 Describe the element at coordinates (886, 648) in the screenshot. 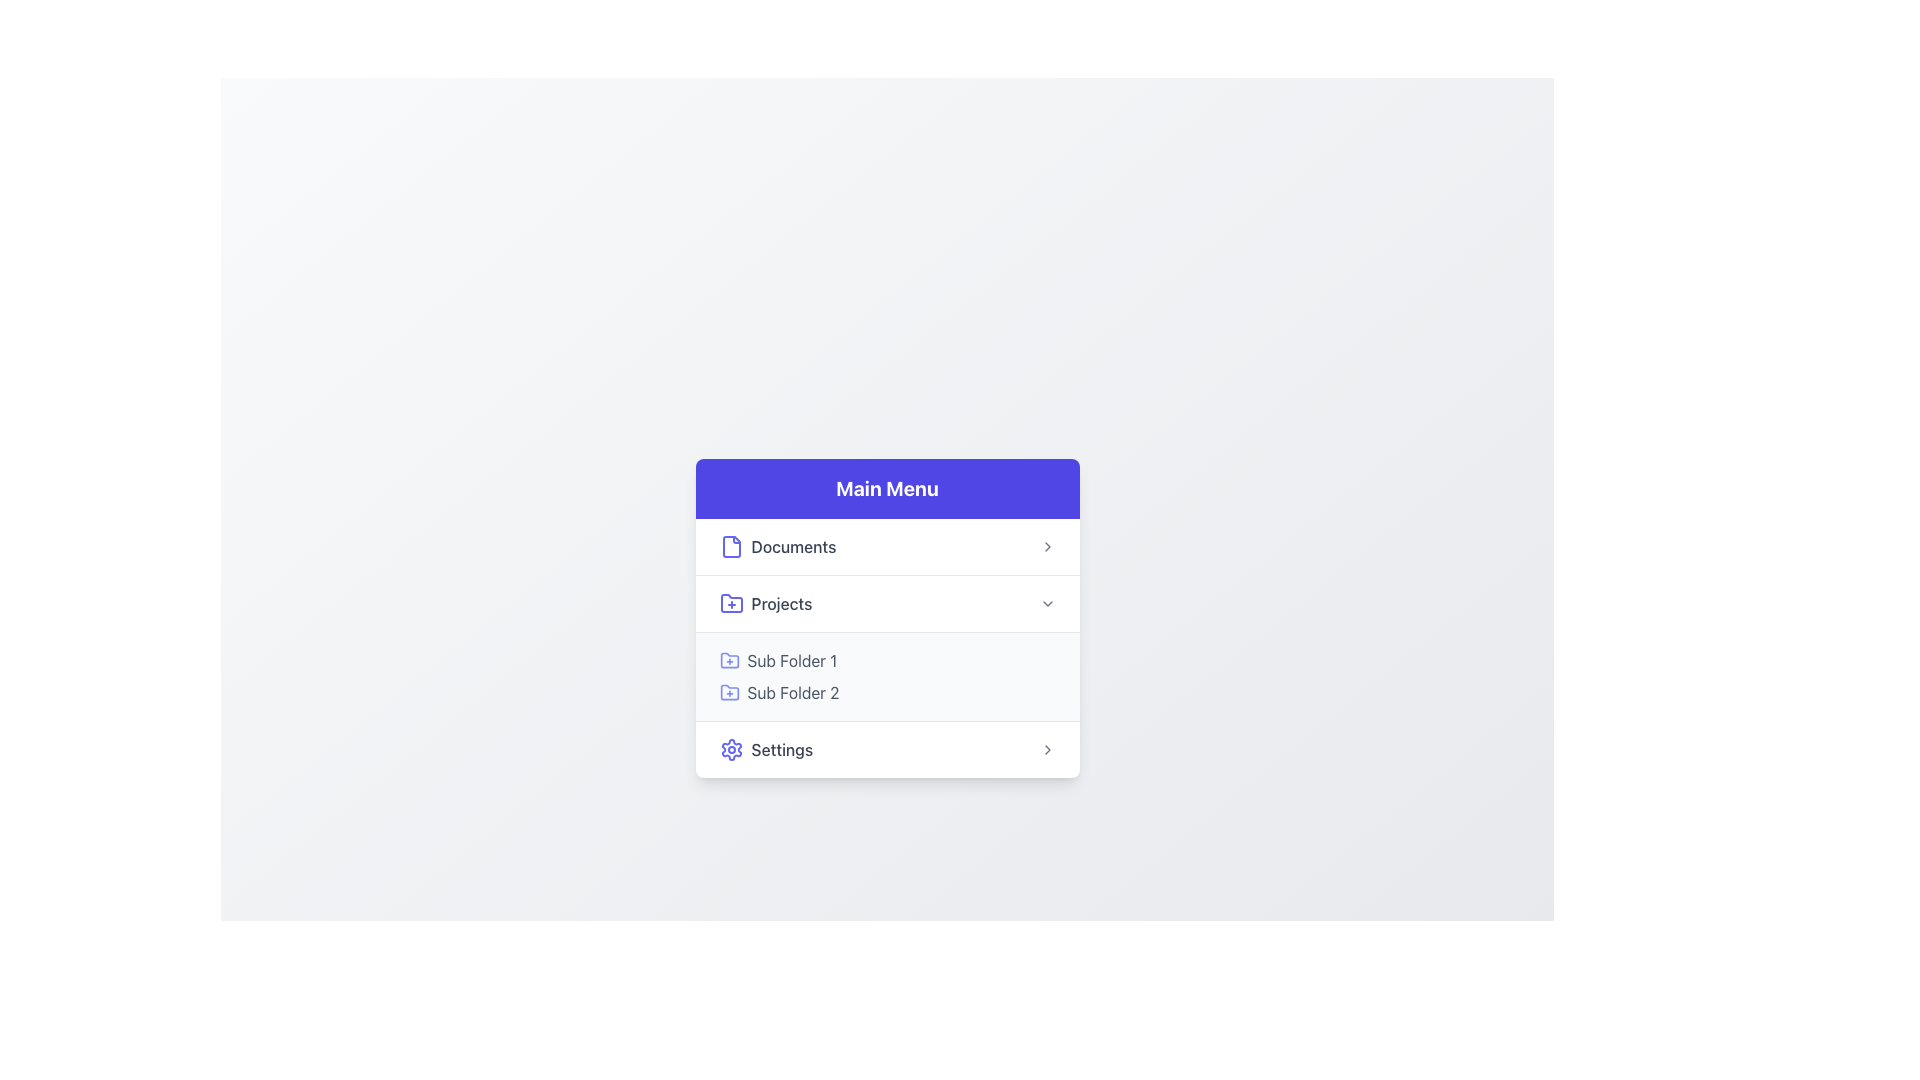

I see `the item` at that location.